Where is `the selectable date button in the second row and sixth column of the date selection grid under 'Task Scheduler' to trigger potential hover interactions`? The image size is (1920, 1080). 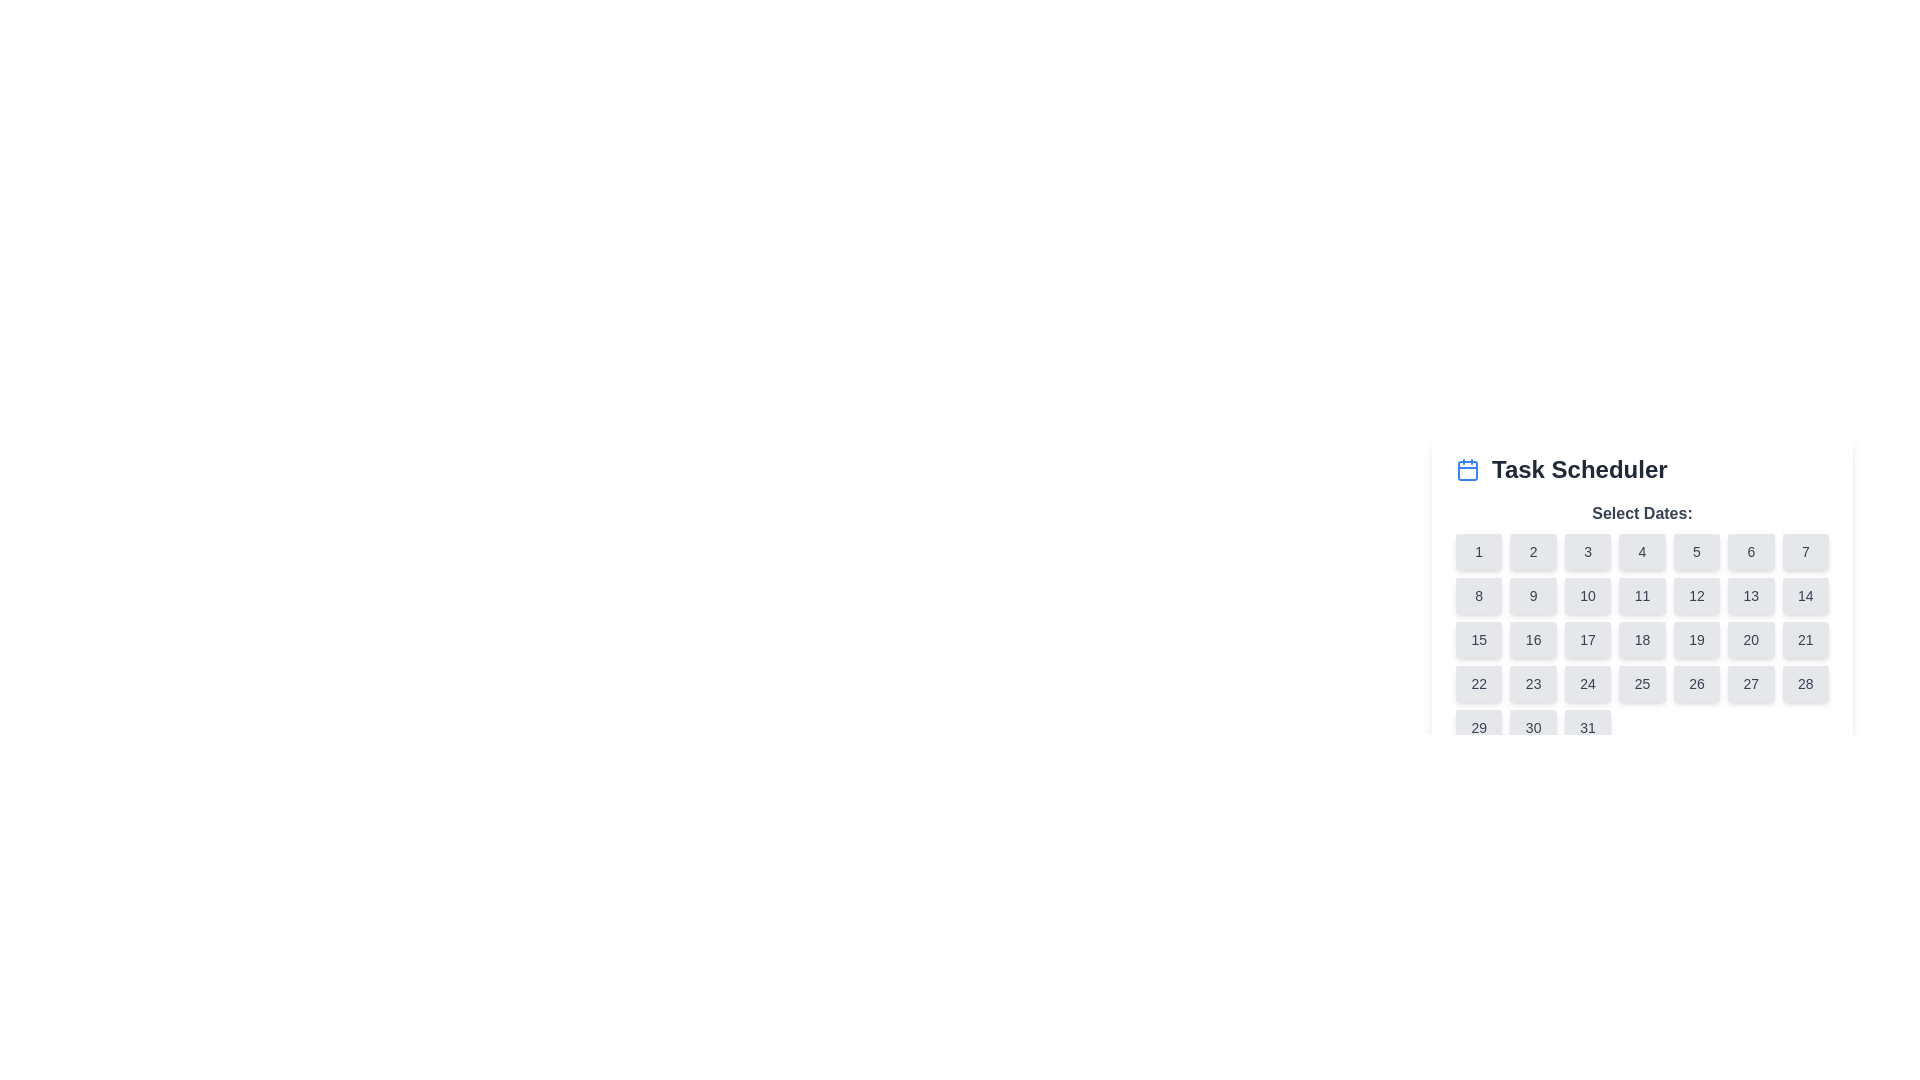 the selectable date button in the second row and sixth column of the date selection grid under 'Task Scheduler' to trigger potential hover interactions is located at coordinates (1695, 595).